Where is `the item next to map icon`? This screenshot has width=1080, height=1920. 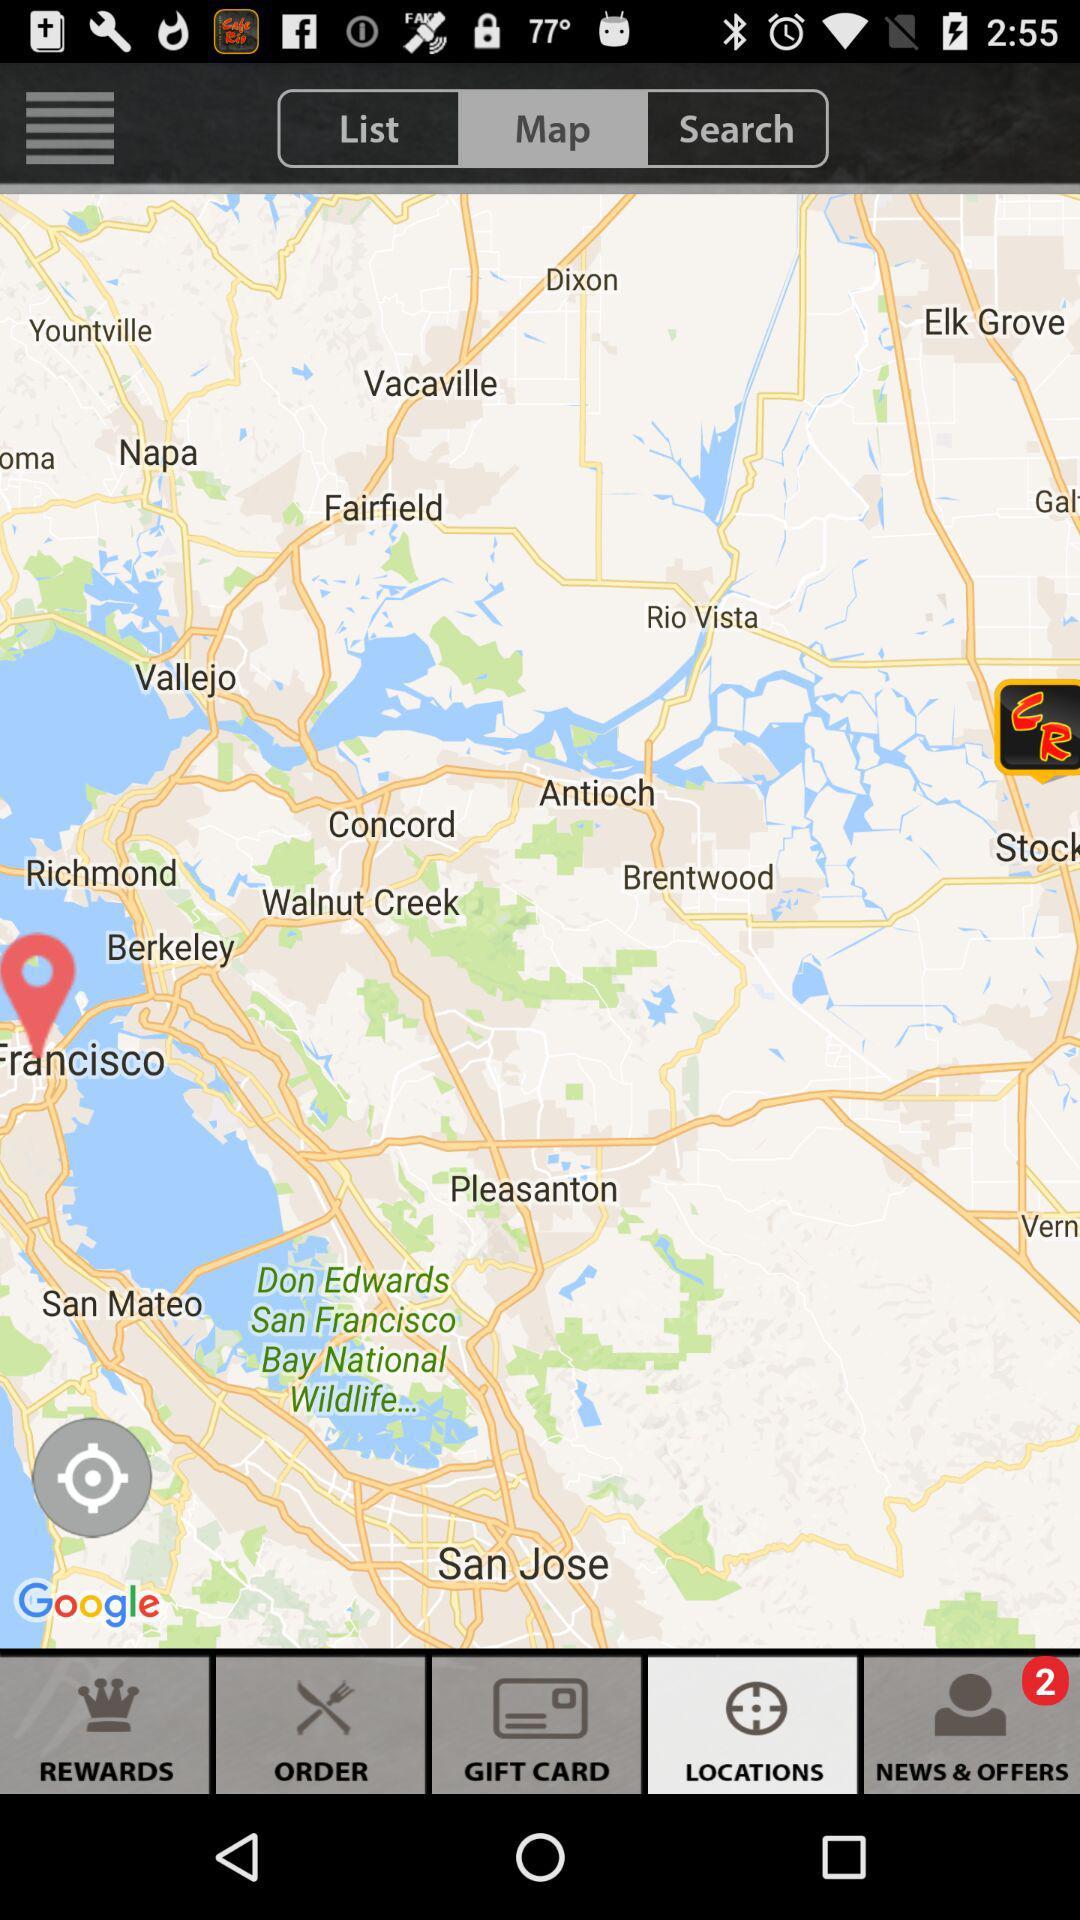
the item next to map icon is located at coordinates (736, 127).